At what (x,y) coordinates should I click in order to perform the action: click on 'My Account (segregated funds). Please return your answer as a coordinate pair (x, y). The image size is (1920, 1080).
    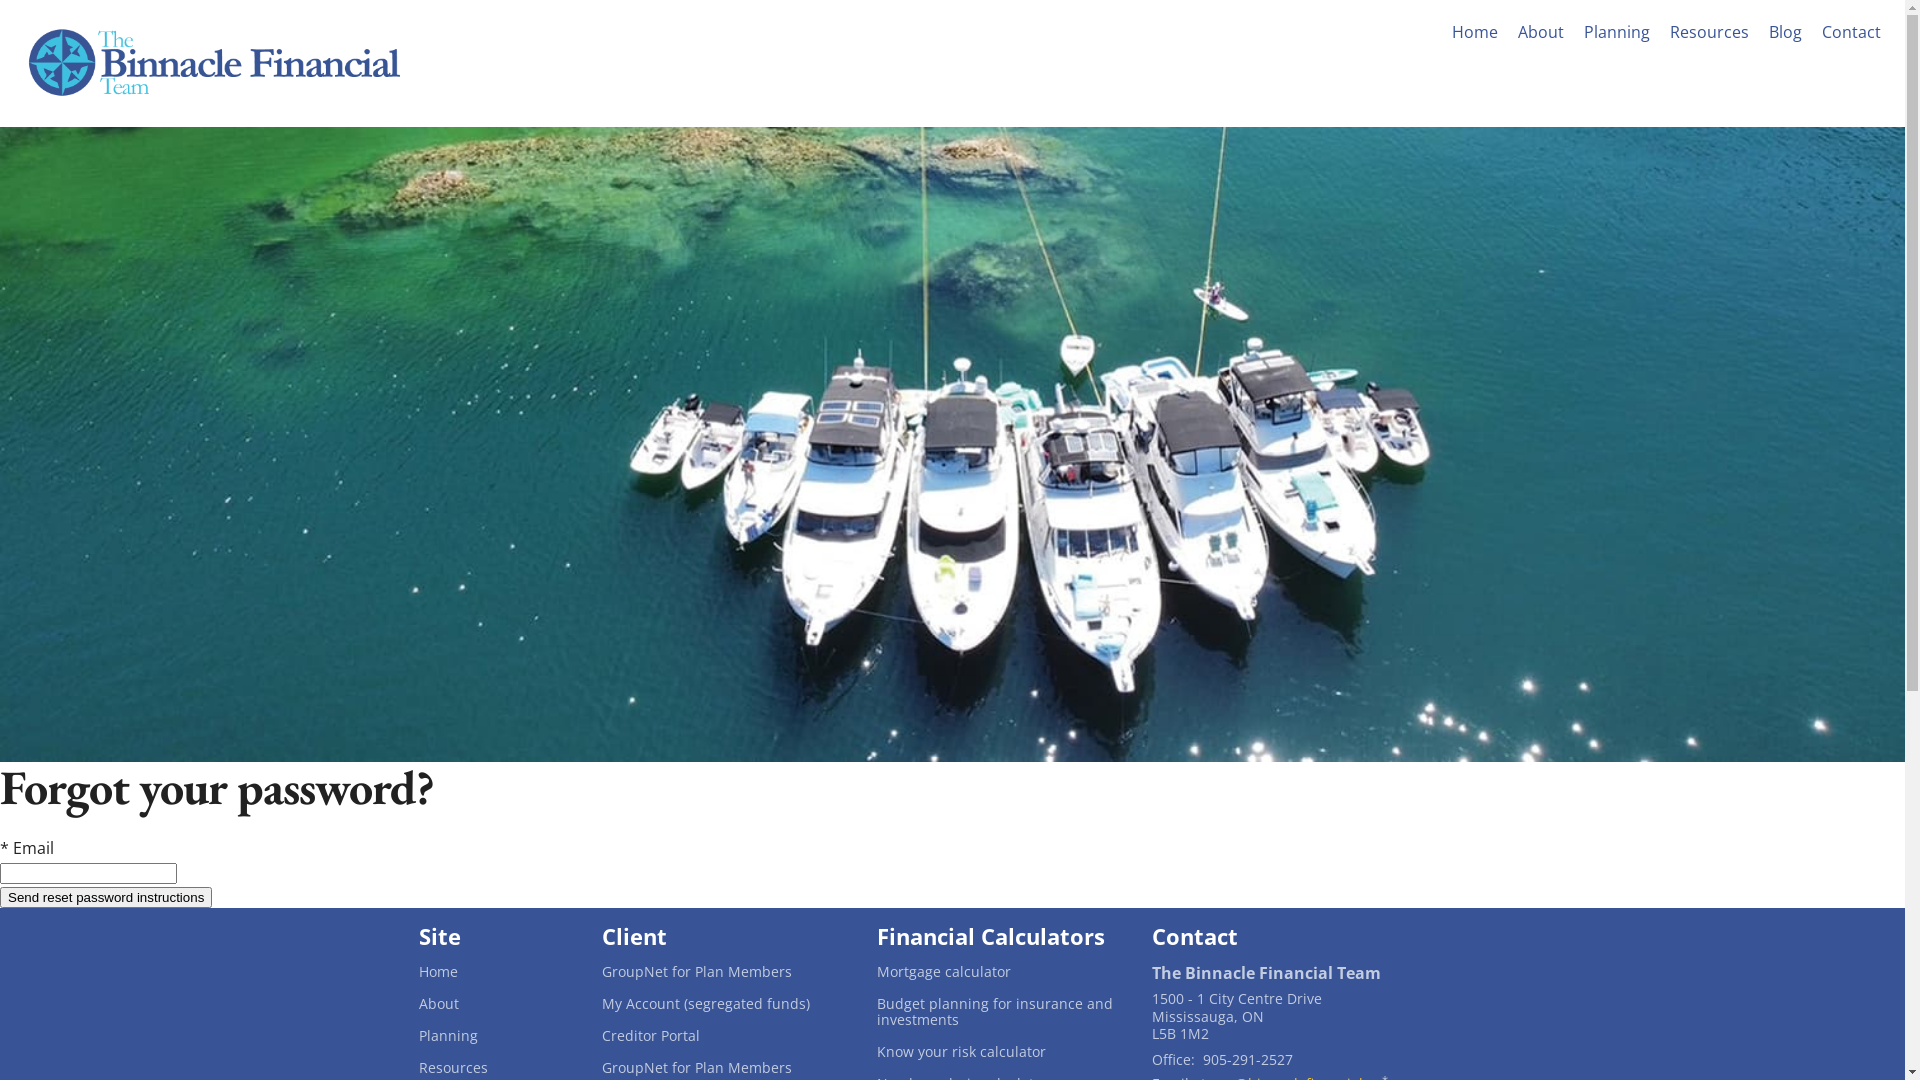
    Looking at the image, I should click on (722, 1003).